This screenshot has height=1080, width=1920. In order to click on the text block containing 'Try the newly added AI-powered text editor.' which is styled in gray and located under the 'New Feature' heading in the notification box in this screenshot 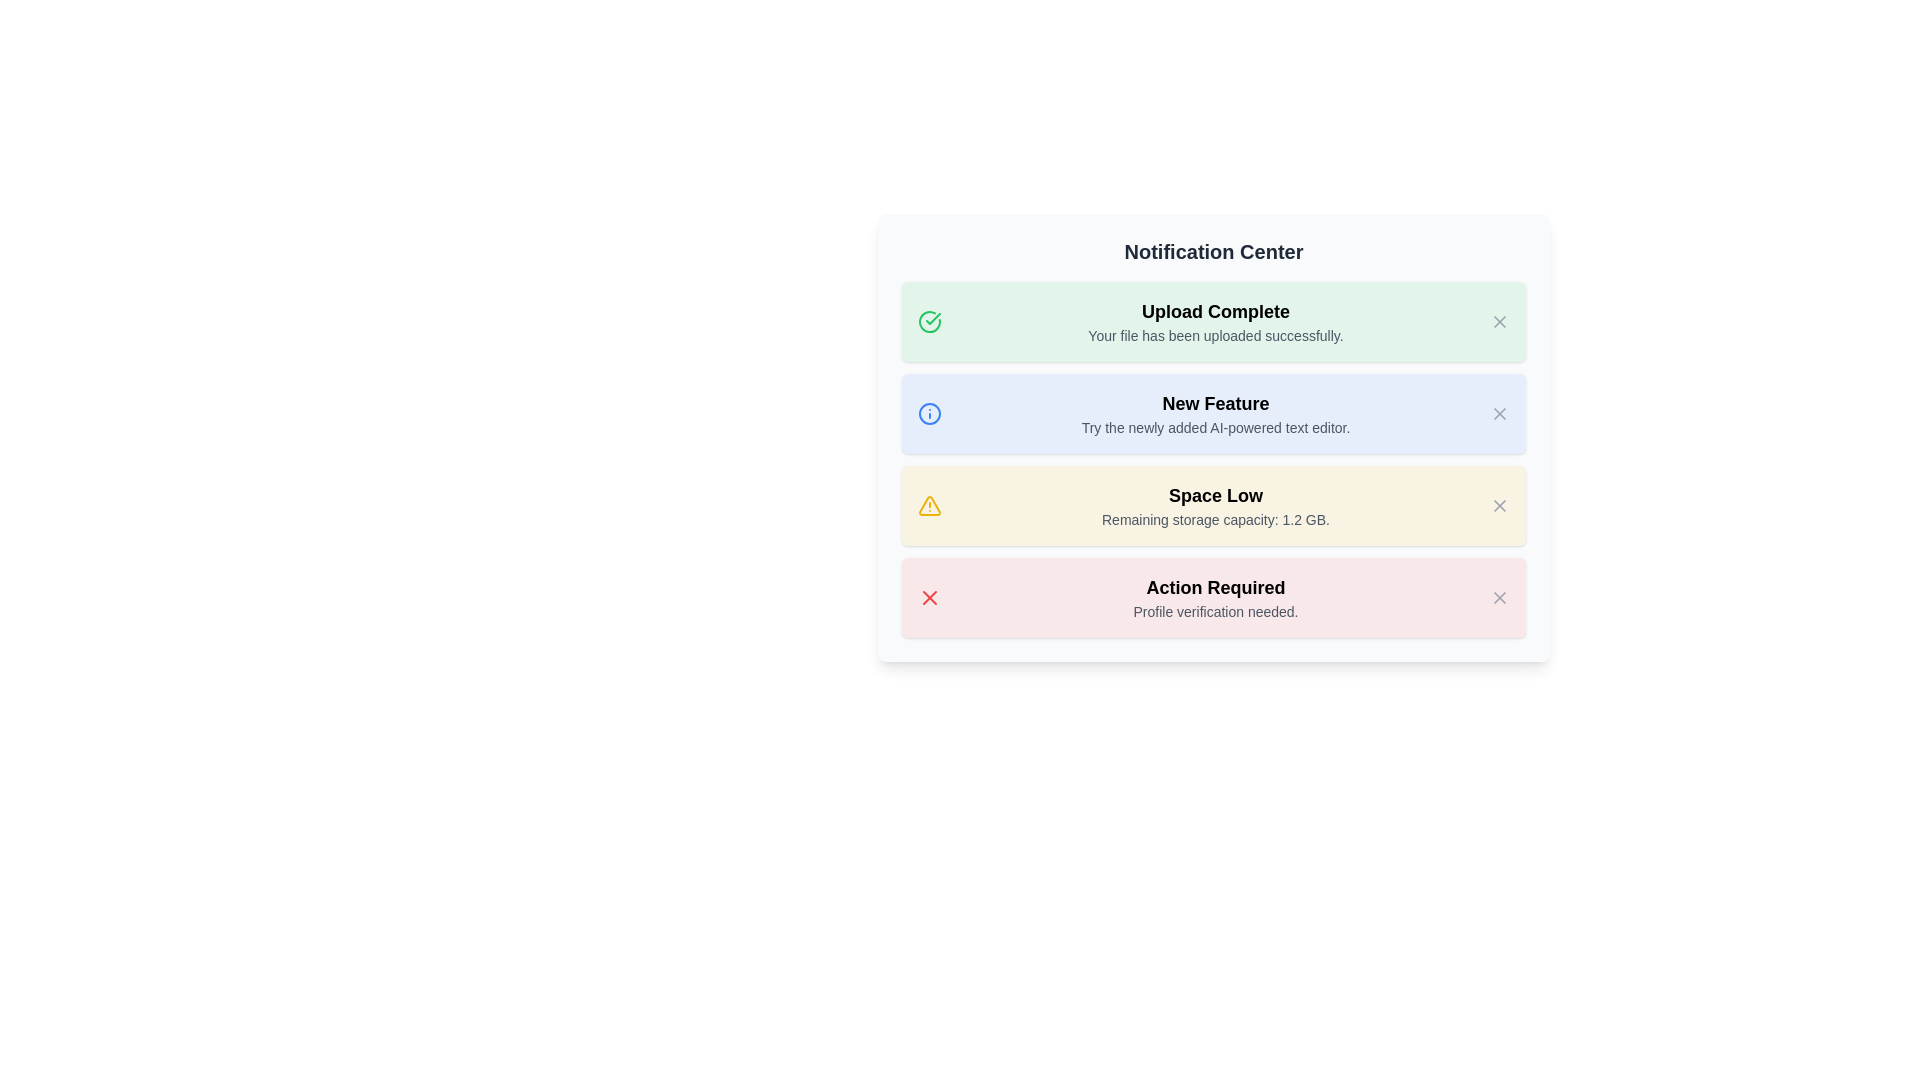, I will do `click(1214, 427)`.